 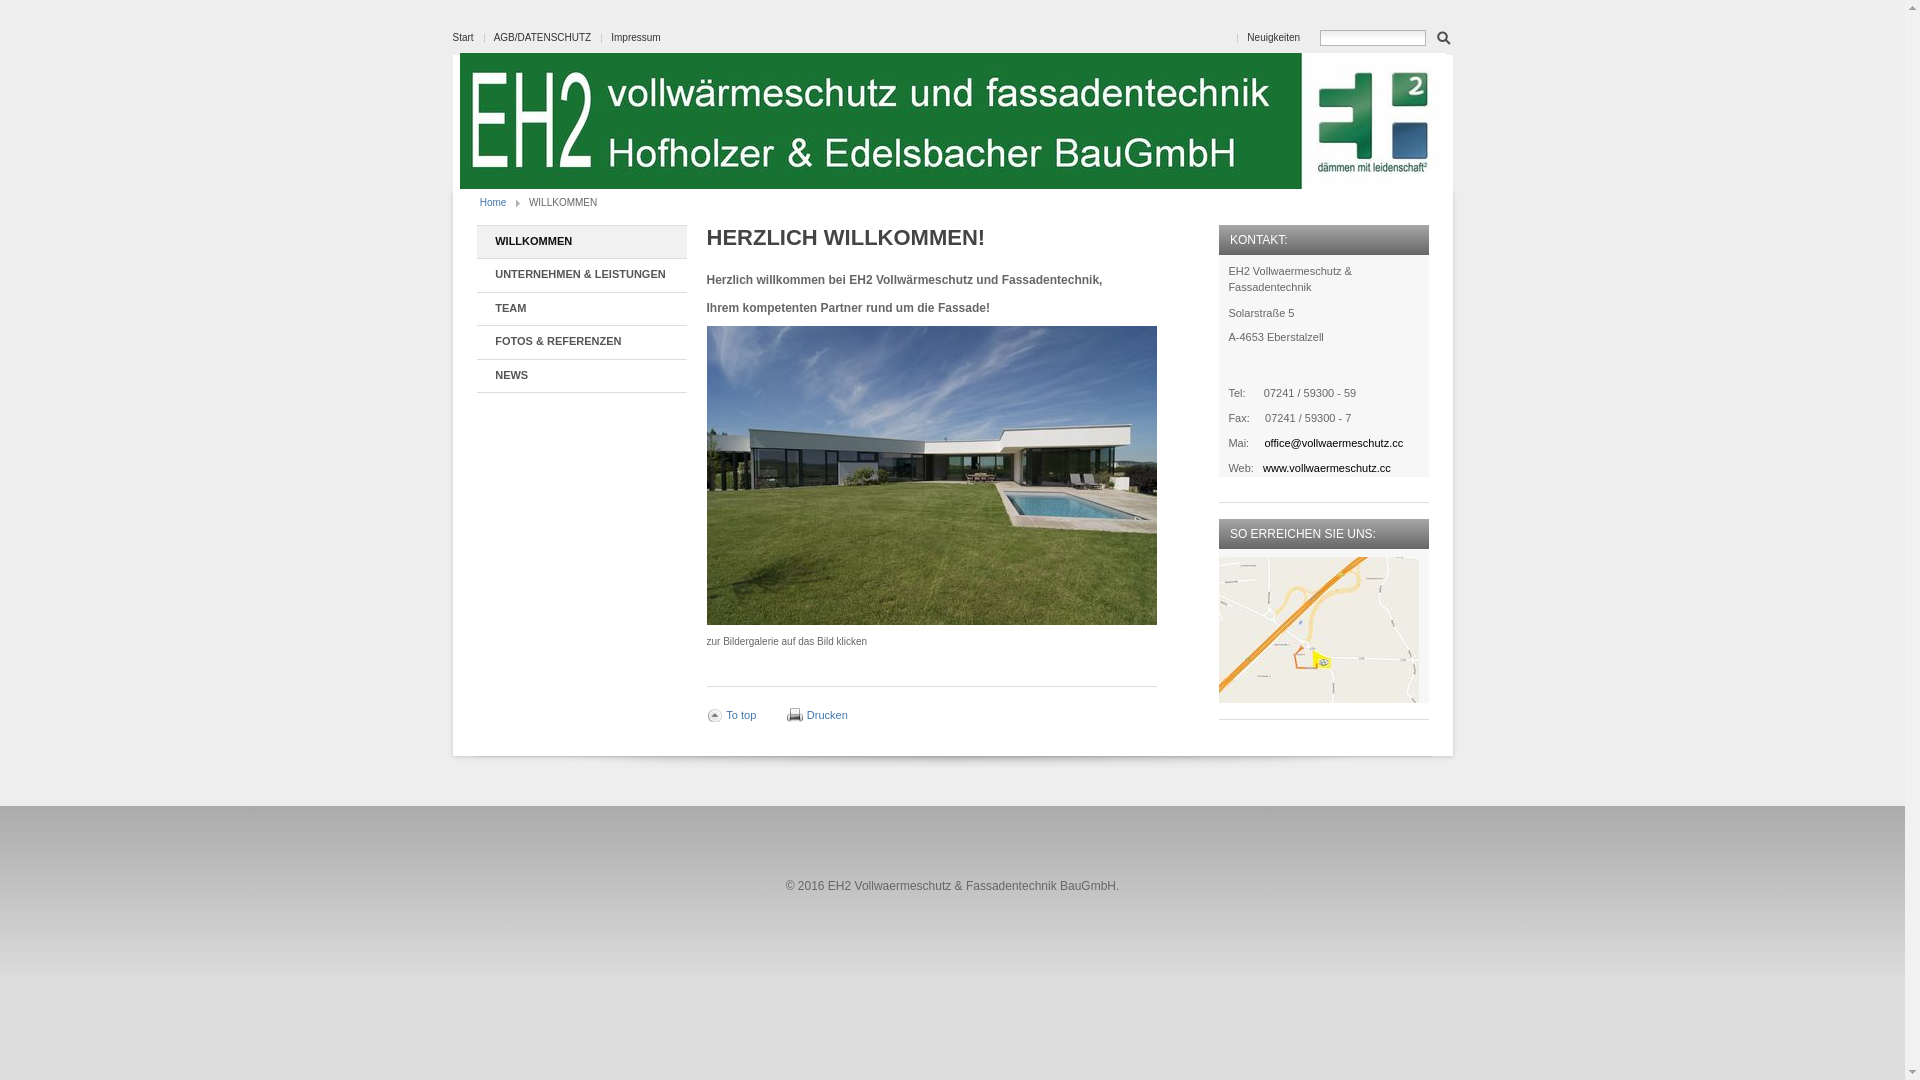 What do you see at coordinates (1272, 37) in the screenshot?
I see `'Neuigkeiten'` at bounding box center [1272, 37].